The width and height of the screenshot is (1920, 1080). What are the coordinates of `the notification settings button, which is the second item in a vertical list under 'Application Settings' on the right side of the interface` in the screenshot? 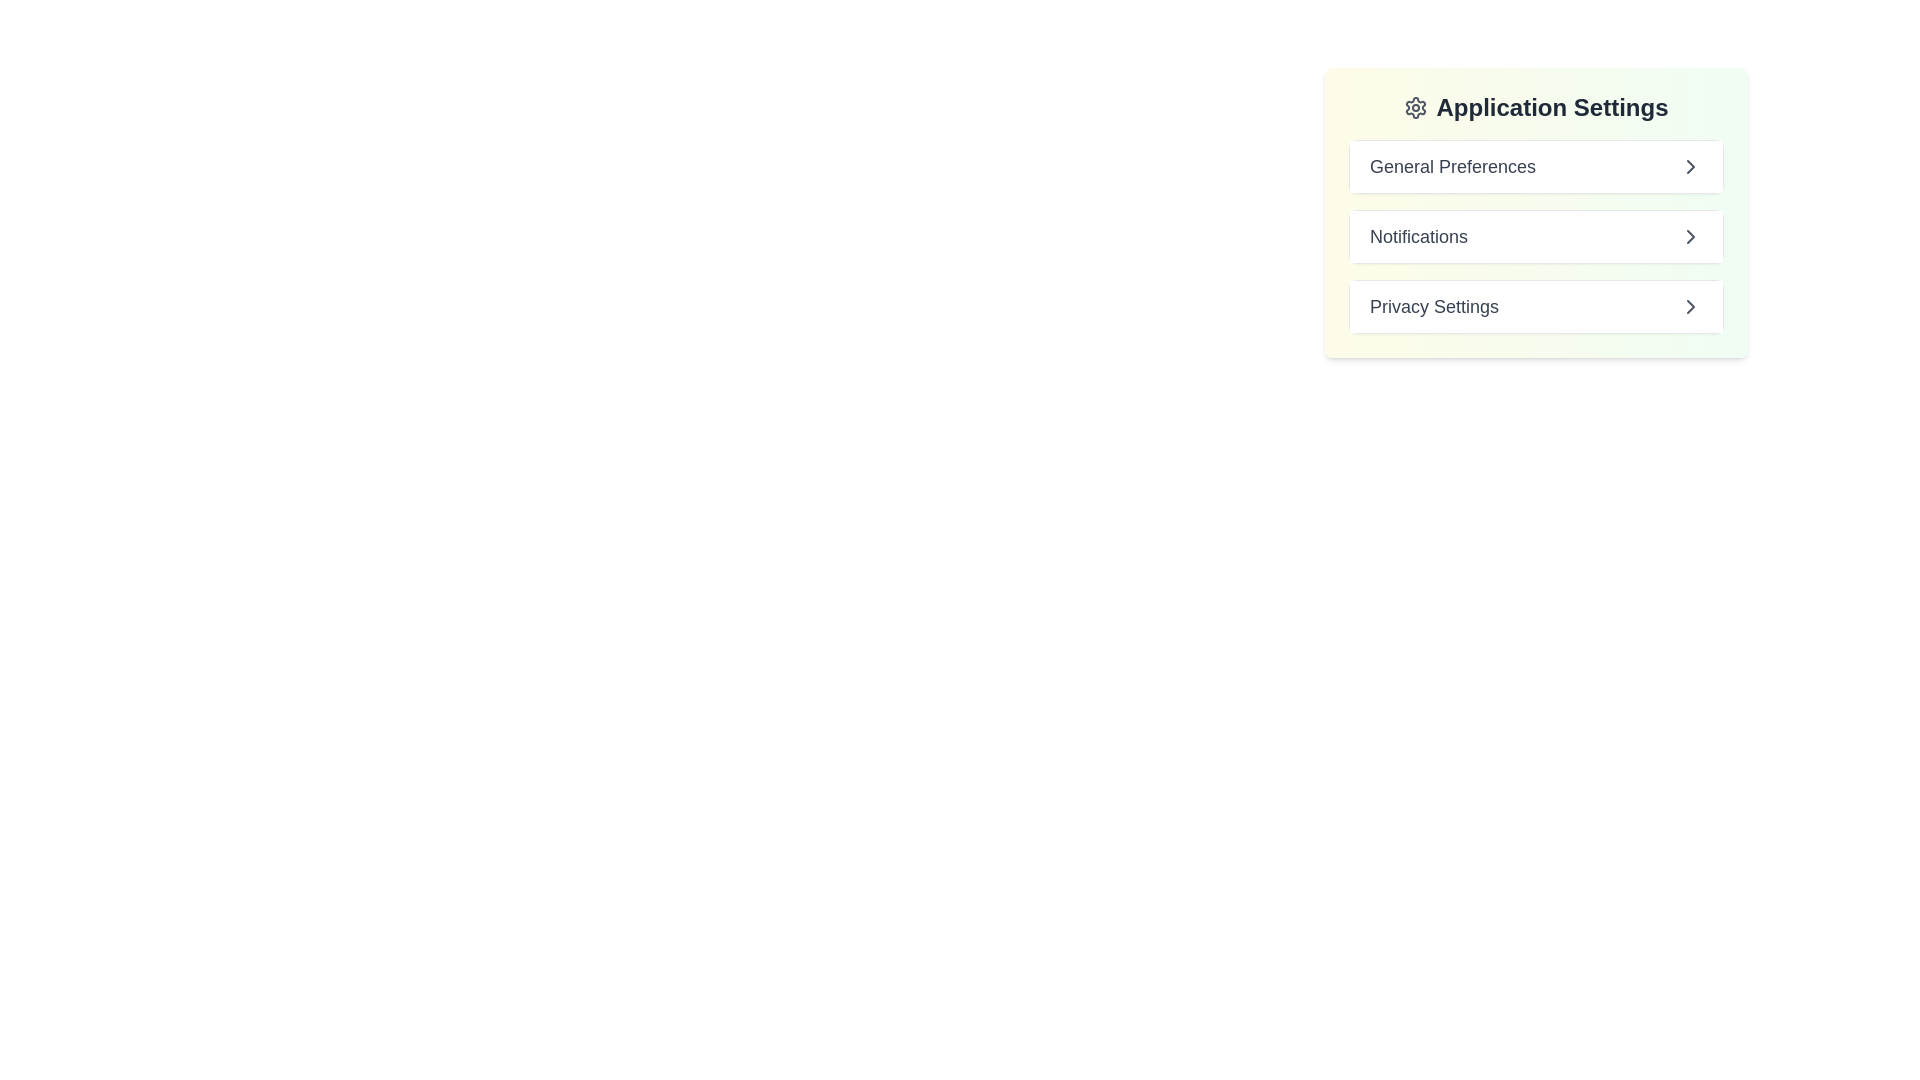 It's located at (1535, 235).